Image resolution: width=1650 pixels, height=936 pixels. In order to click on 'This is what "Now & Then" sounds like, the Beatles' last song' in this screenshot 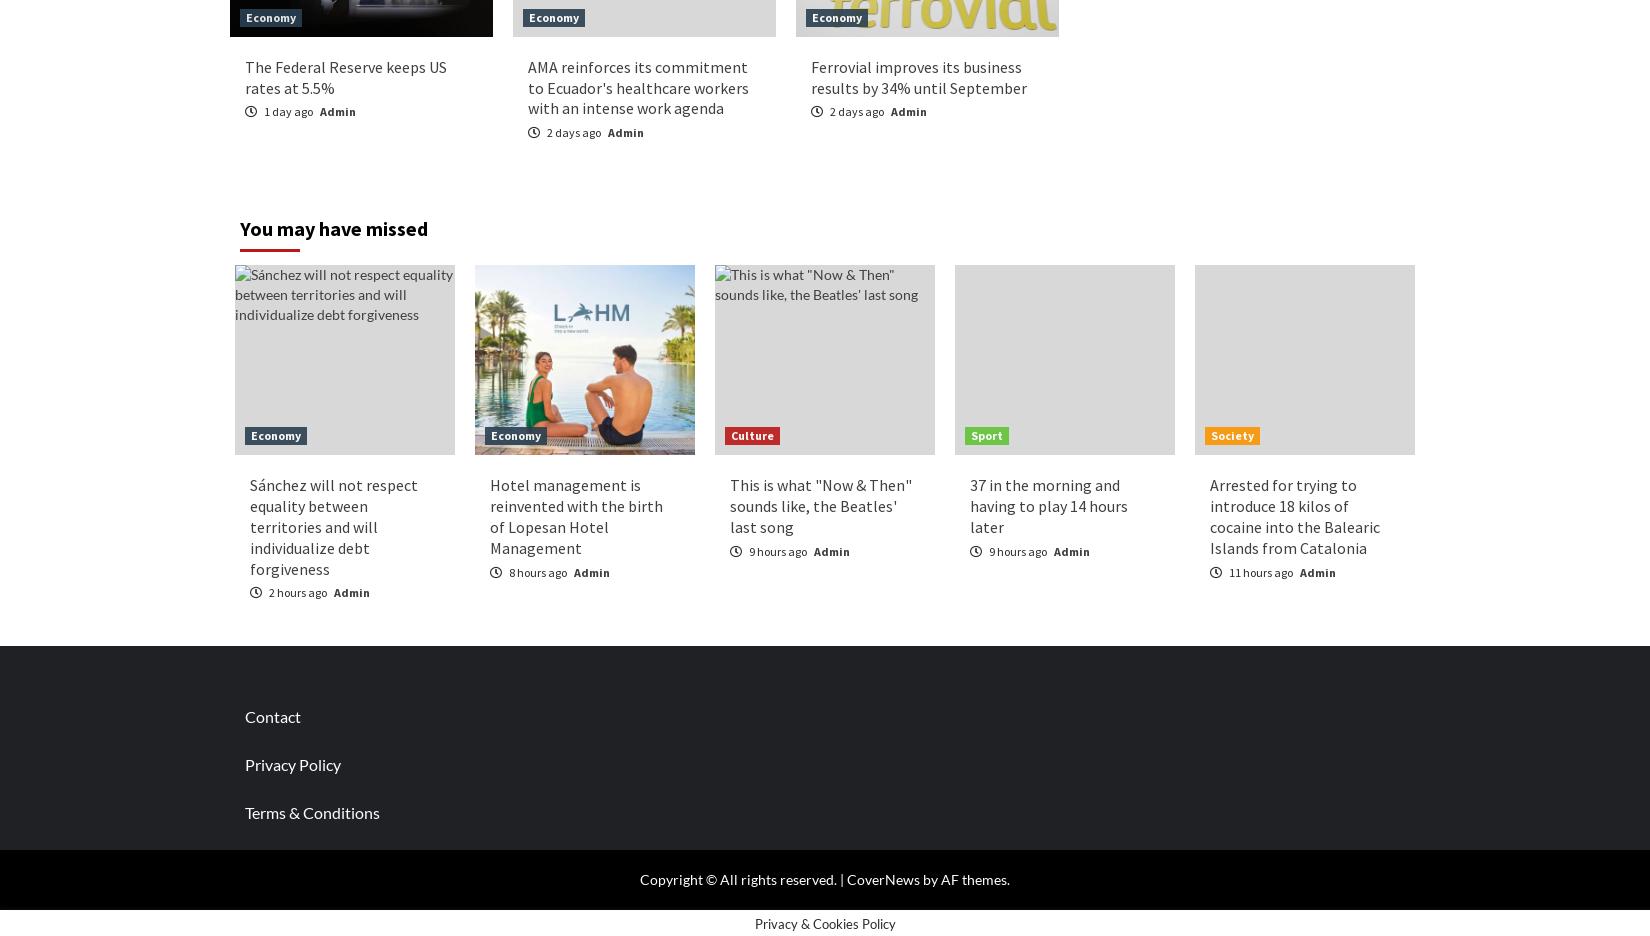, I will do `click(820, 504)`.